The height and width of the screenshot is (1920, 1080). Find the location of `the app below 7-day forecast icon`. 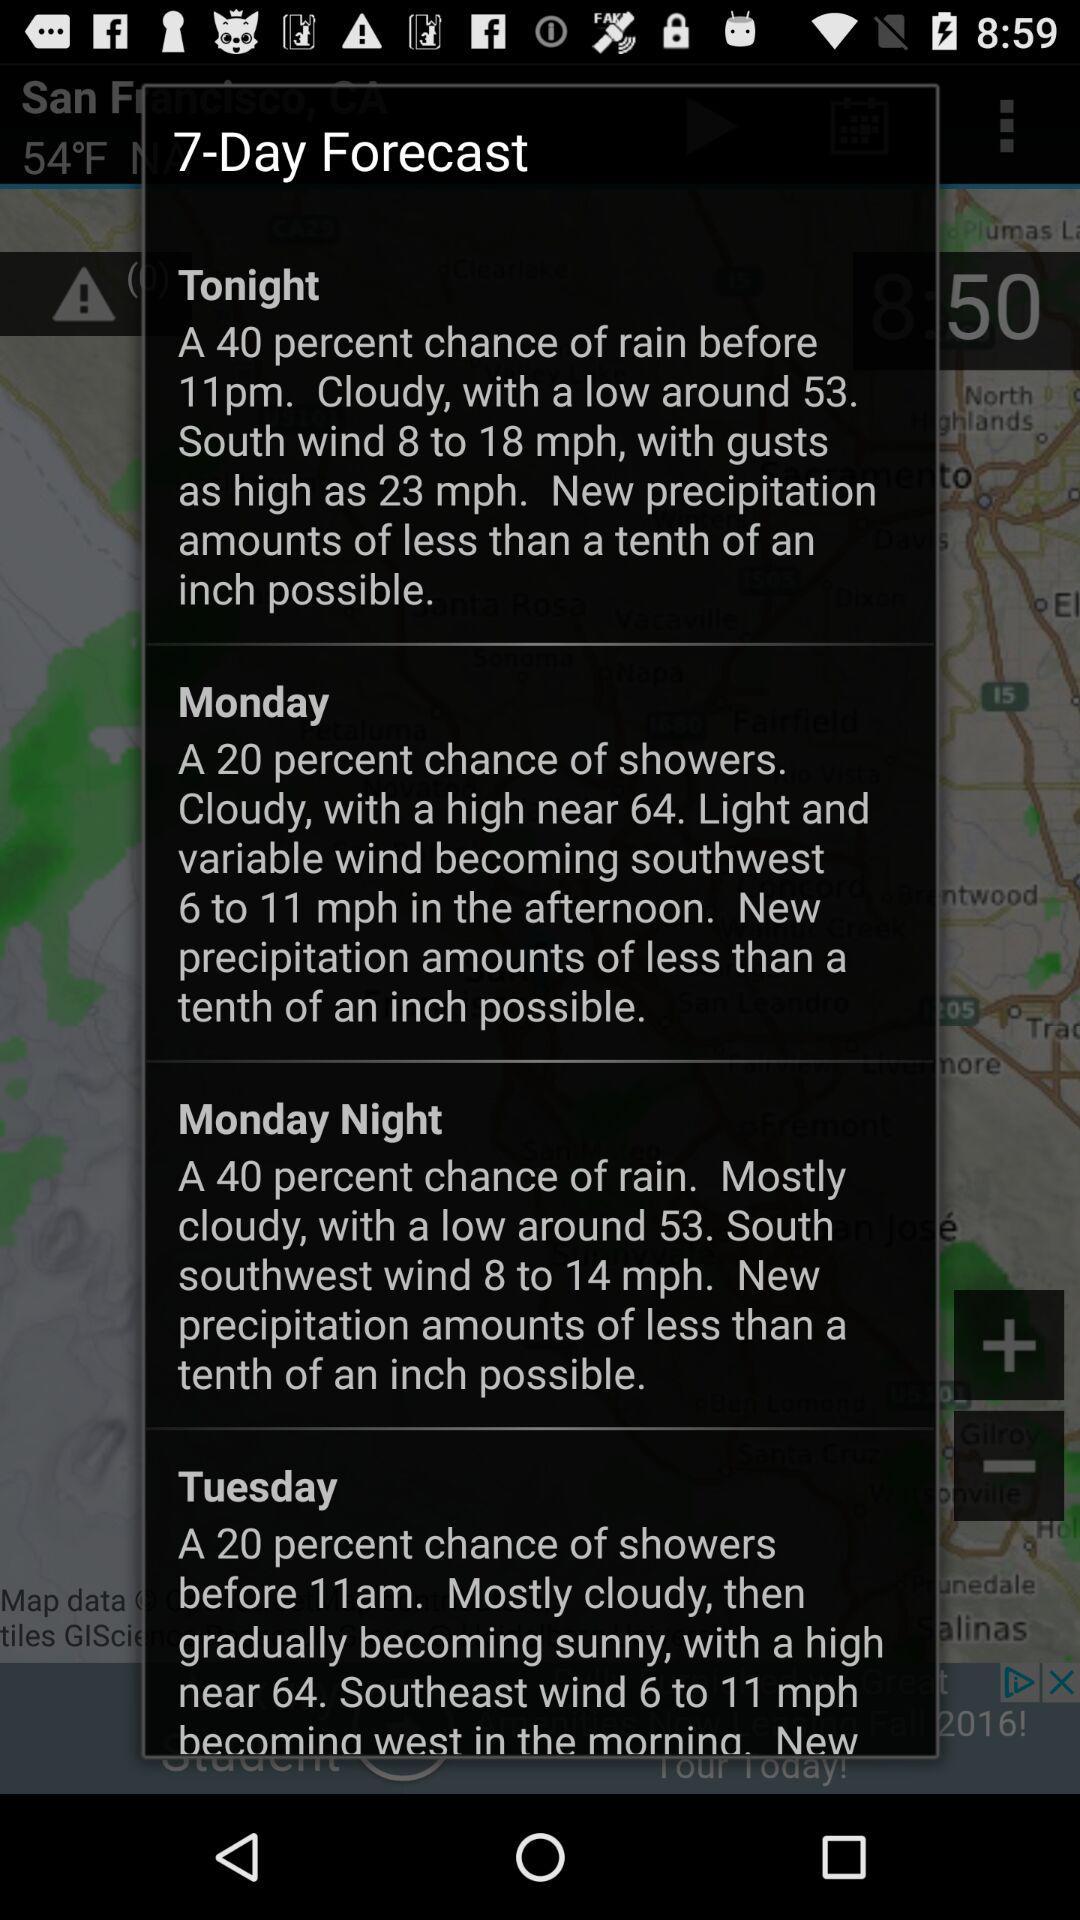

the app below 7-day forecast icon is located at coordinates (247, 282).